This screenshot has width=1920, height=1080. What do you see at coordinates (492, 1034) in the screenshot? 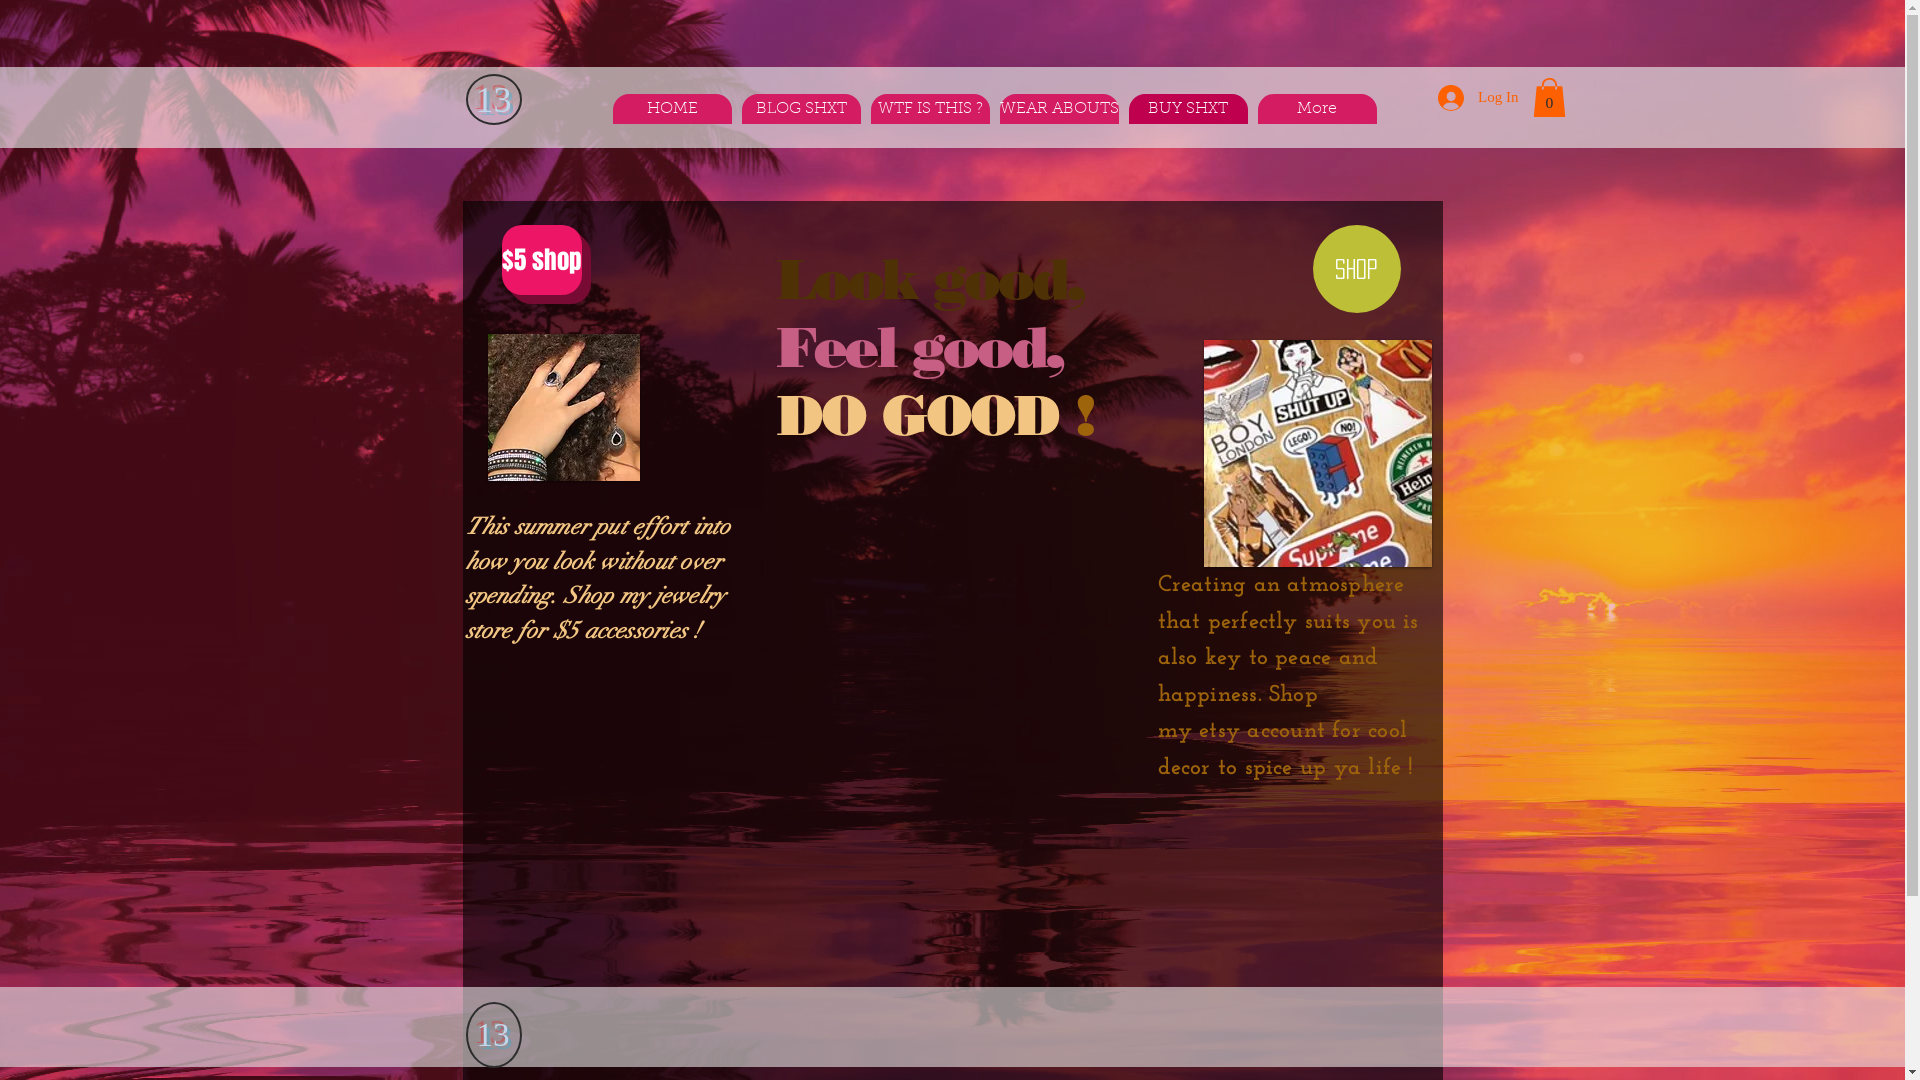
I see `'13'` at bounding box center [492, 1034].